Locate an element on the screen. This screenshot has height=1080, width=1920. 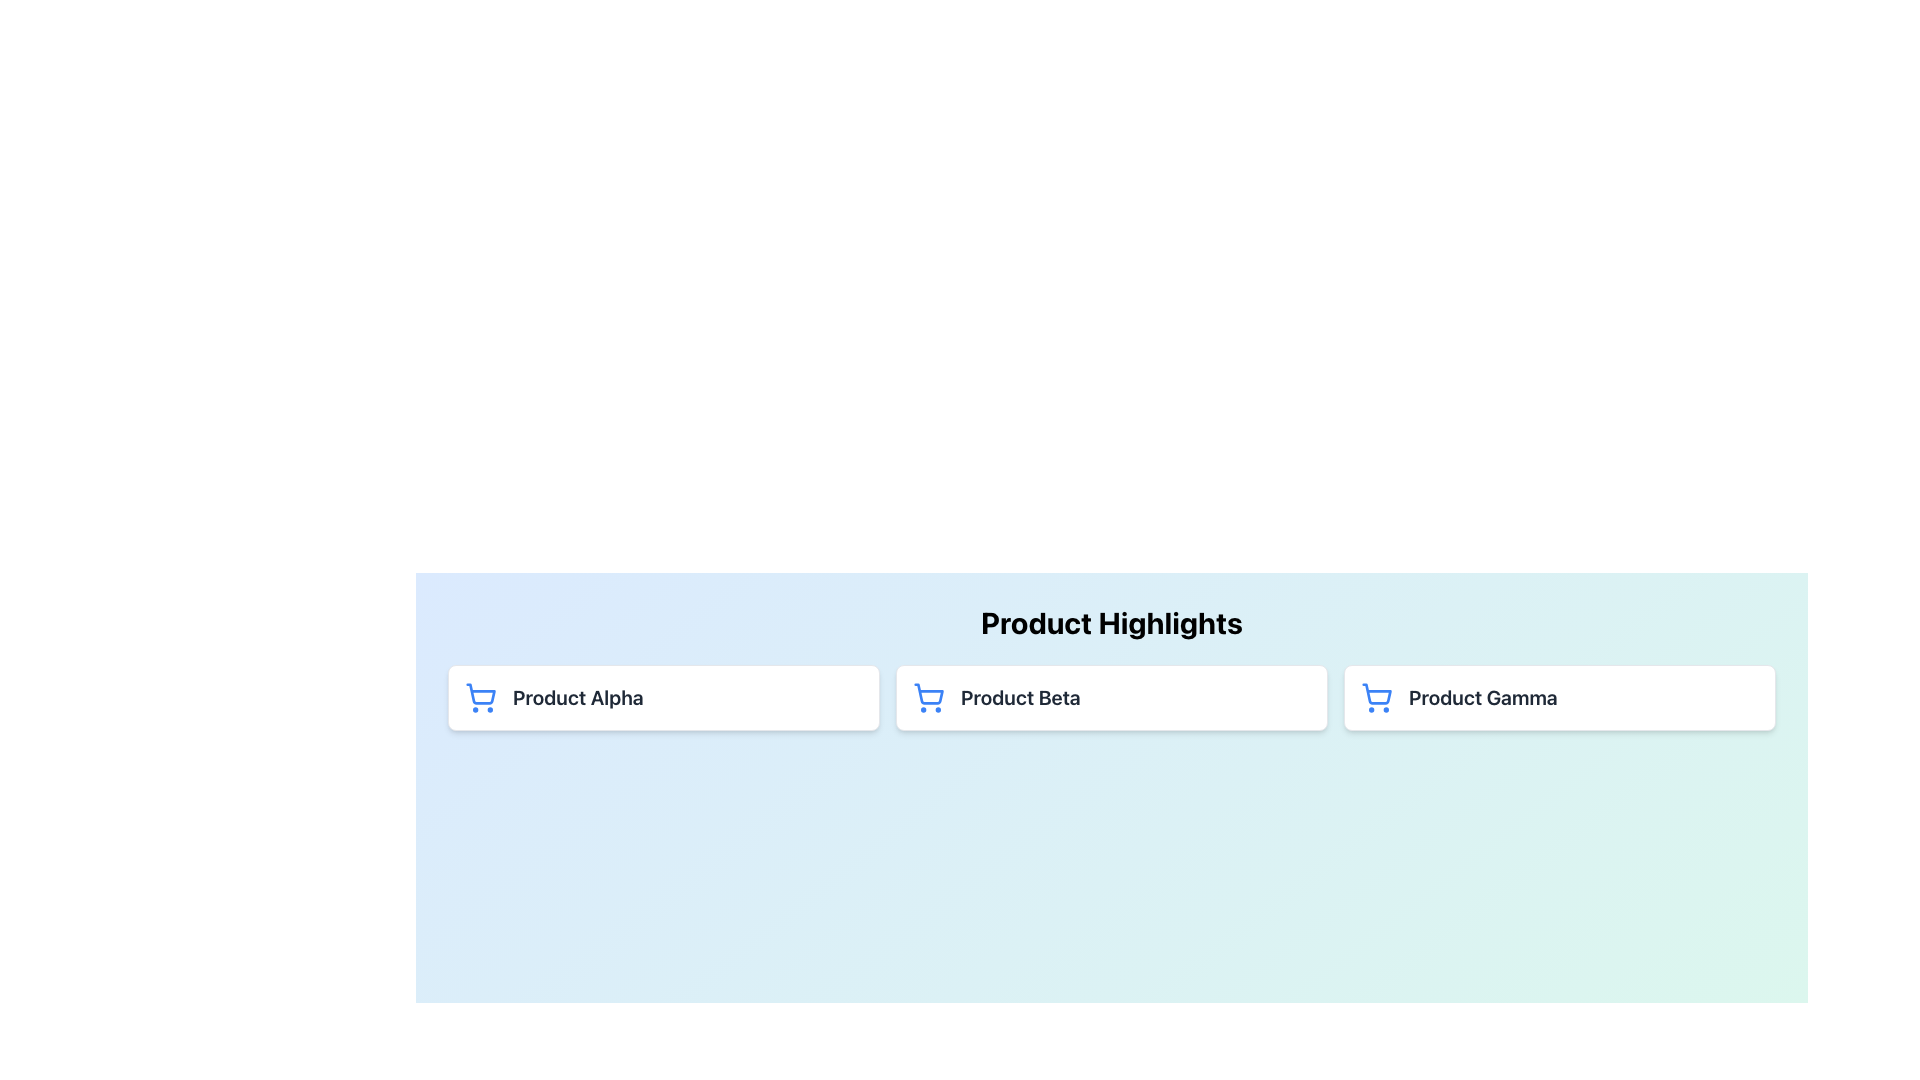
the shopping cart icon located in the third card of the 'Product Highlights', which is positioned to the left of the label text 'Product Gamma' is located at coordinates (1376, 697).